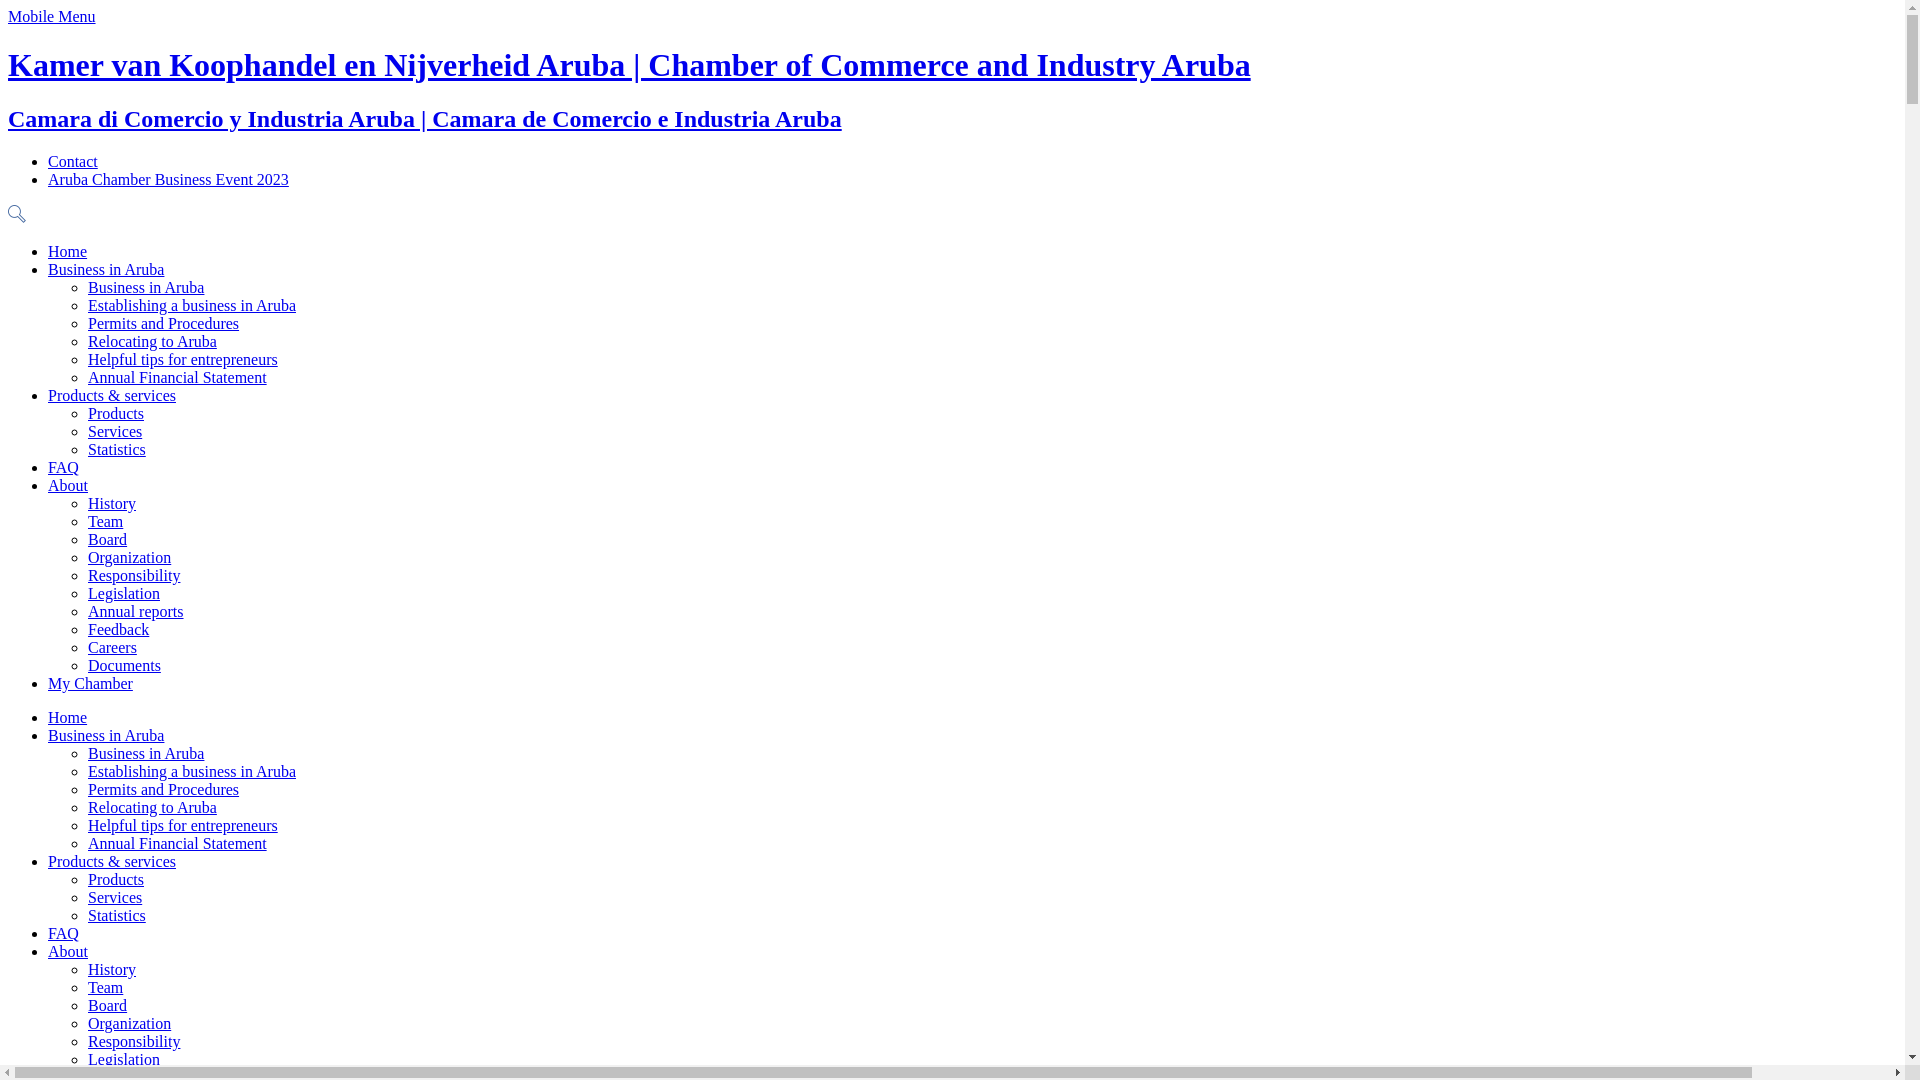 Image resolution: width=1920 pixels, height=1080 pixels. I want to click on 'Products & services', so click(110, 395).